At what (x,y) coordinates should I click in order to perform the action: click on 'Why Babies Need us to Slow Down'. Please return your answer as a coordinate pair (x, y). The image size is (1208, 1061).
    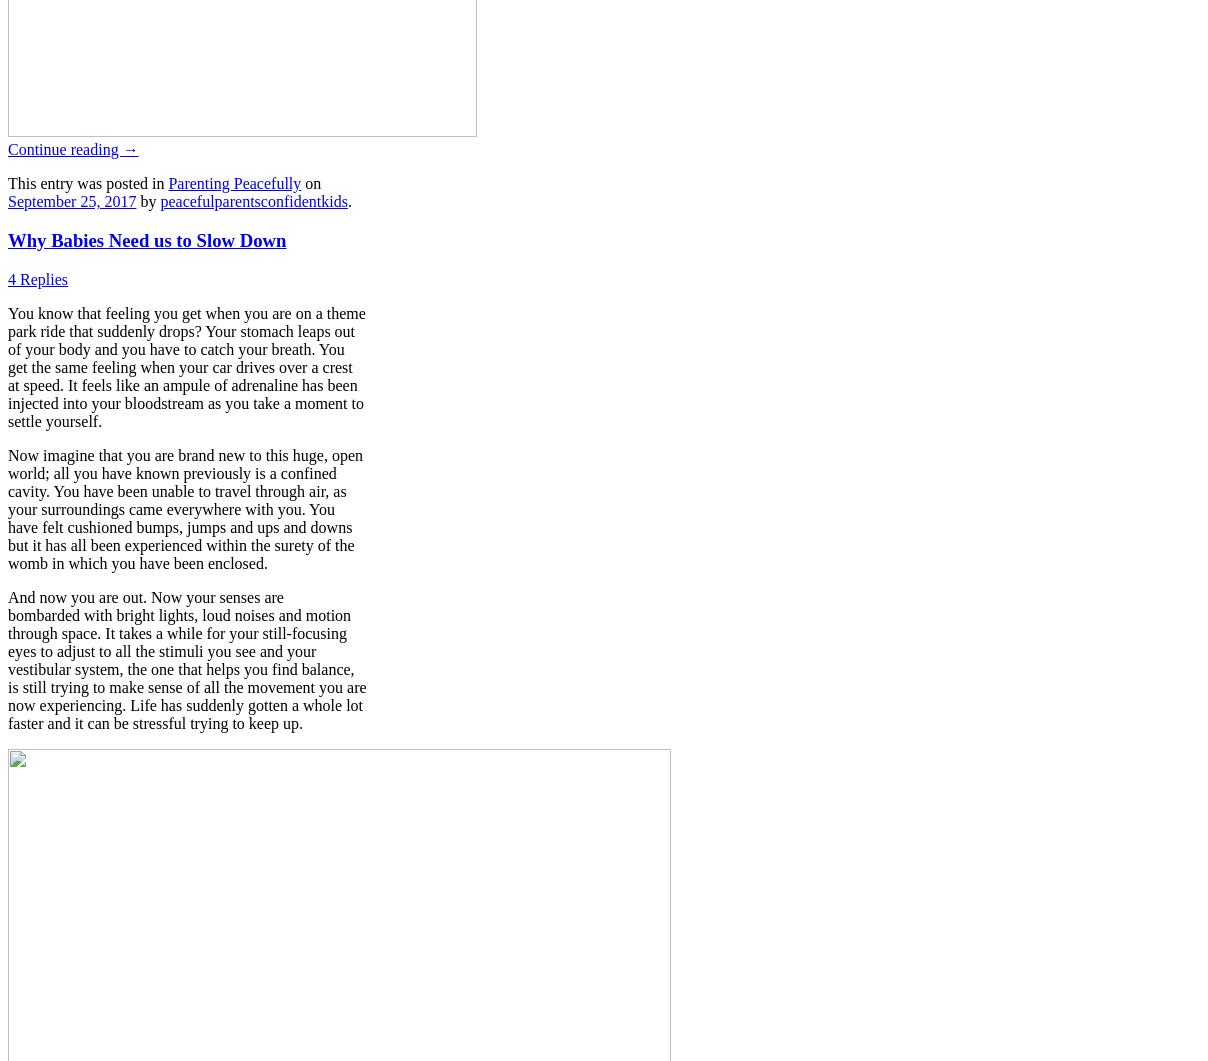
    Looking at the image, I should click on (146, 239).